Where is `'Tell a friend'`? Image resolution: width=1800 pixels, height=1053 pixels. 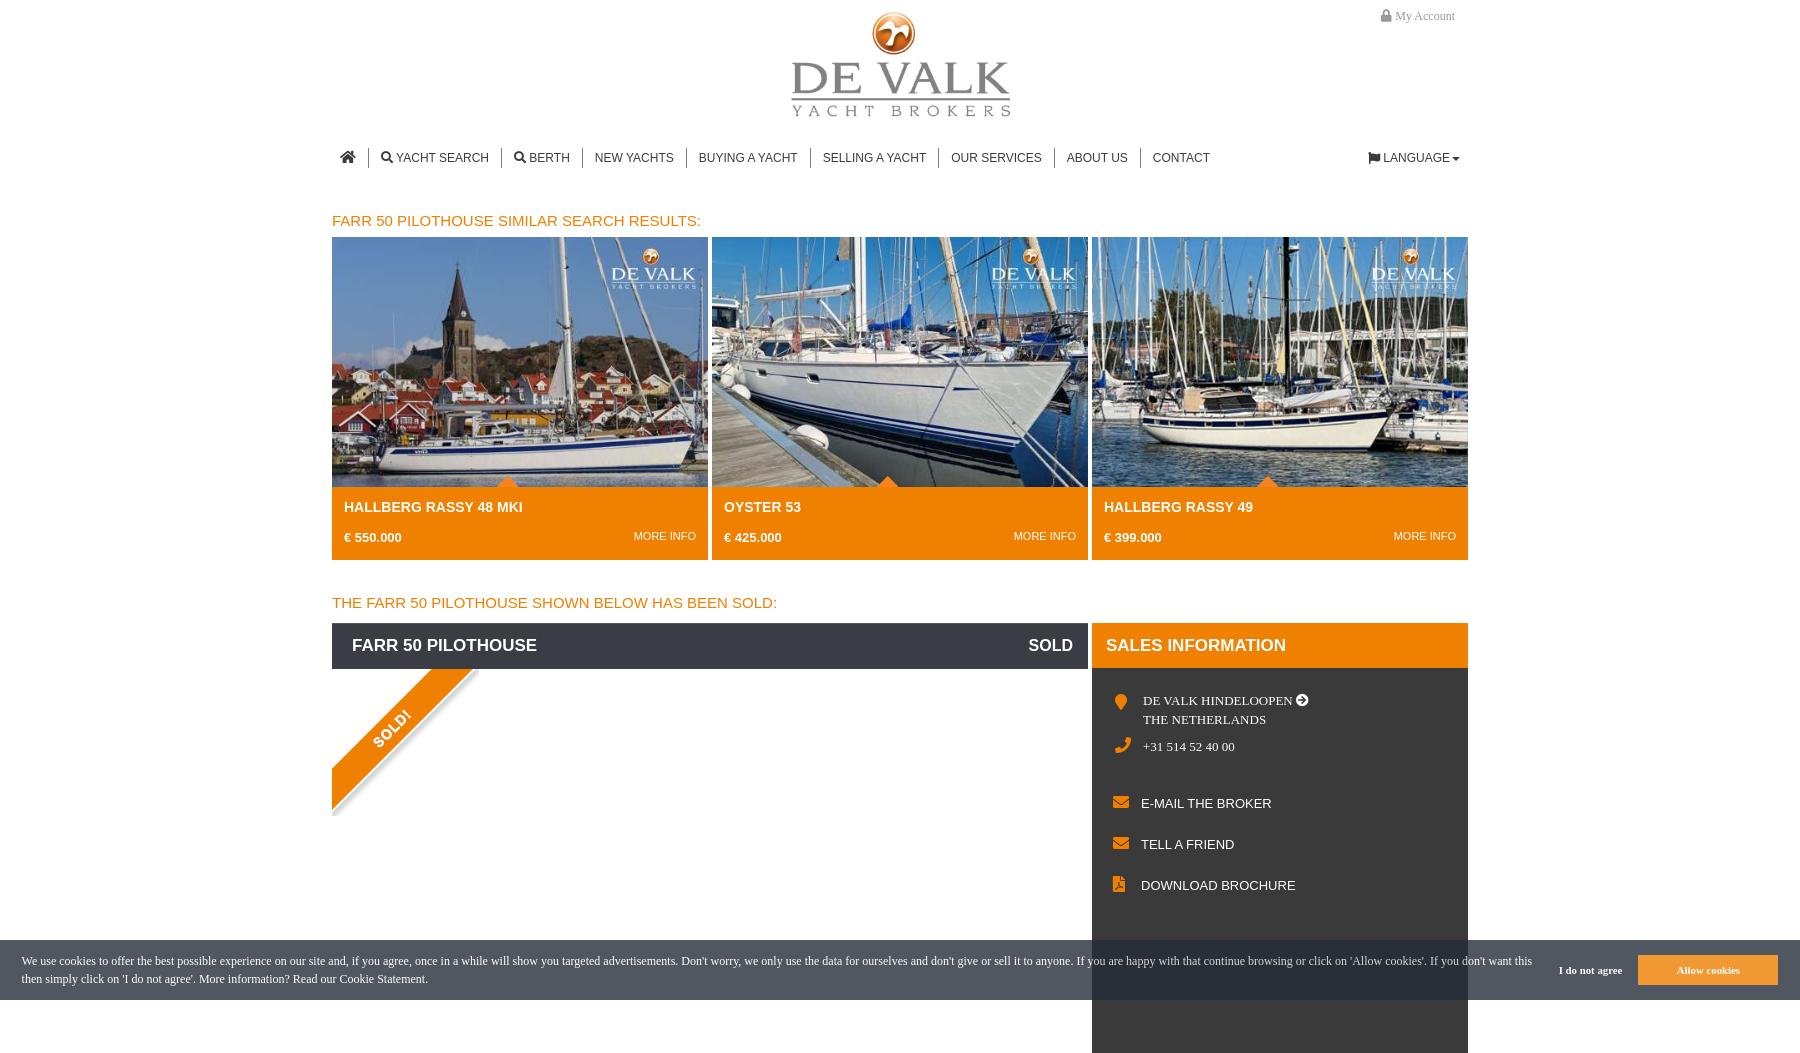
'Tell a friend' is located at coordinates (1186, 843).